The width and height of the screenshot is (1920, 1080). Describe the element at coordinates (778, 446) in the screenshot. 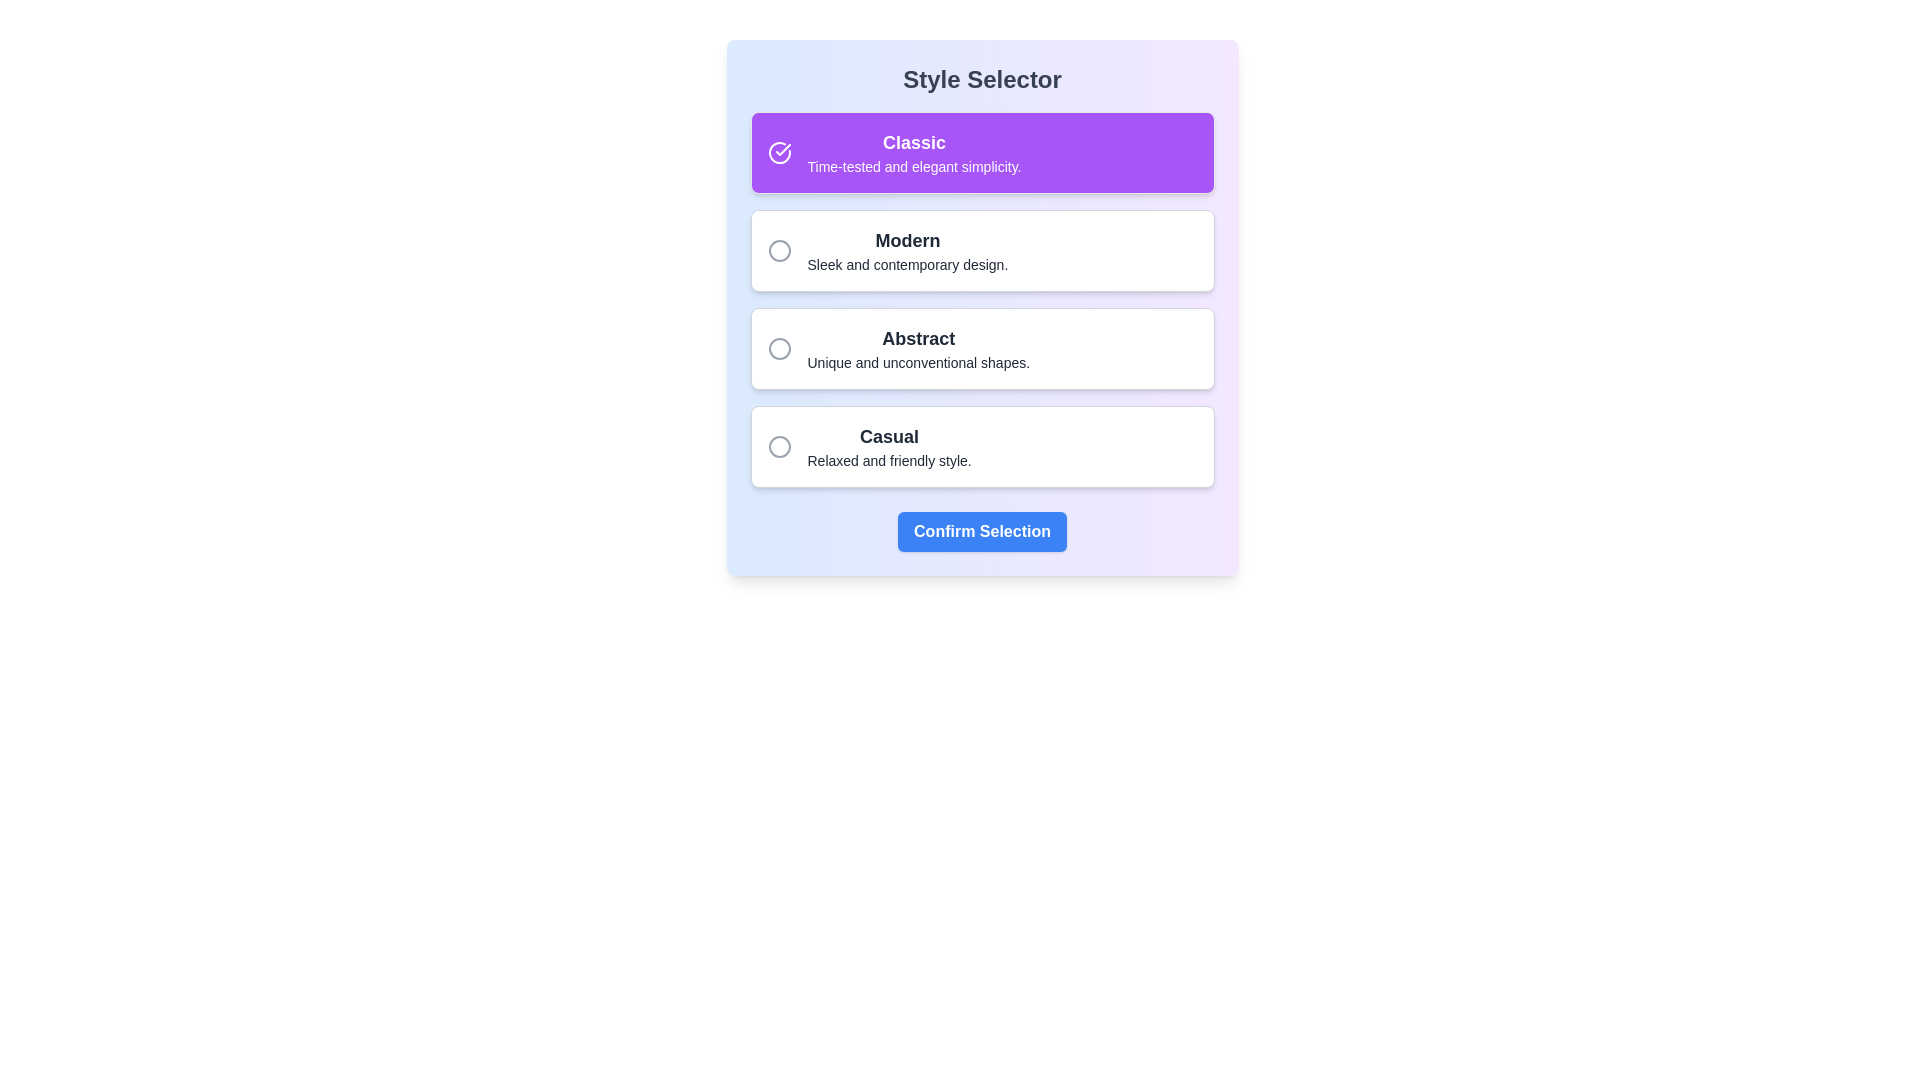

I see `the circular gray radio button for the 'Casual' option in the 'Style Selector' section` at that location.